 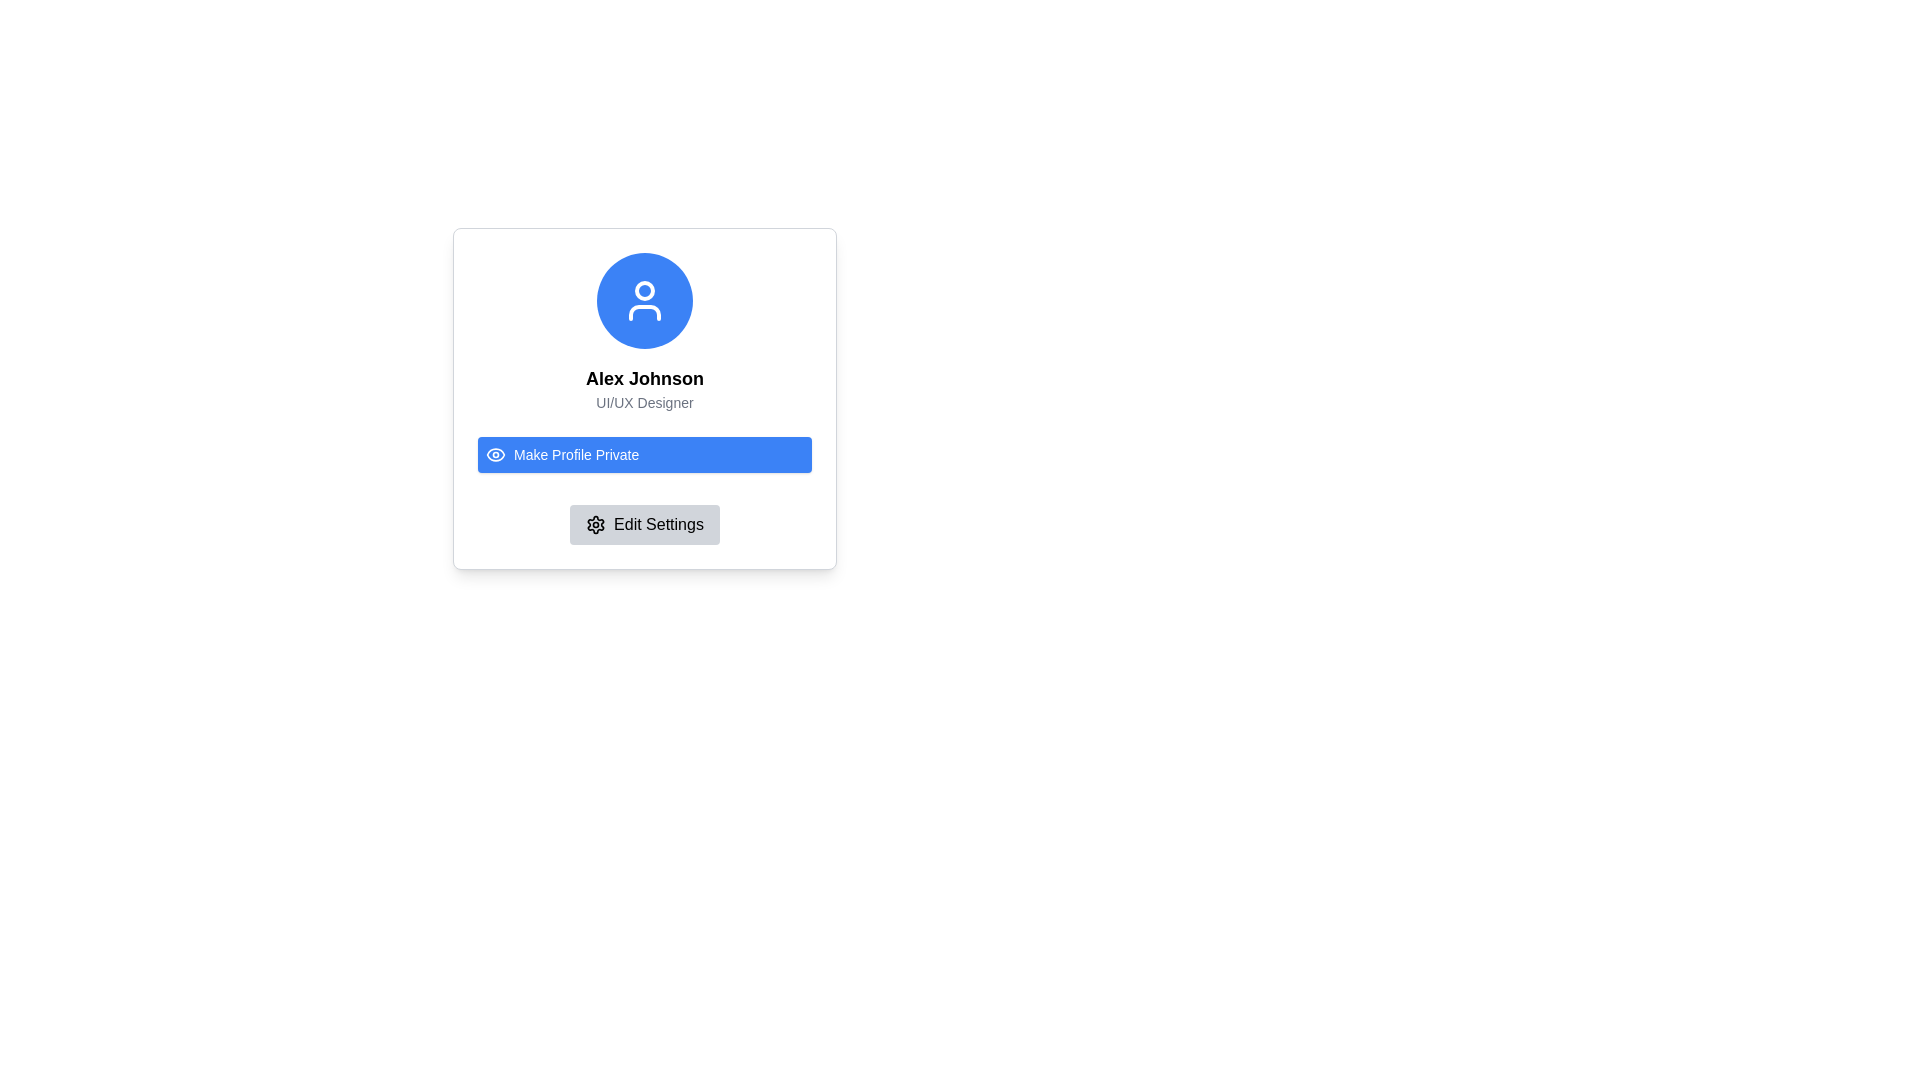 I want to click on the Profile Information Text element that displays the user's name and professional title, so click(x=644, y=389).